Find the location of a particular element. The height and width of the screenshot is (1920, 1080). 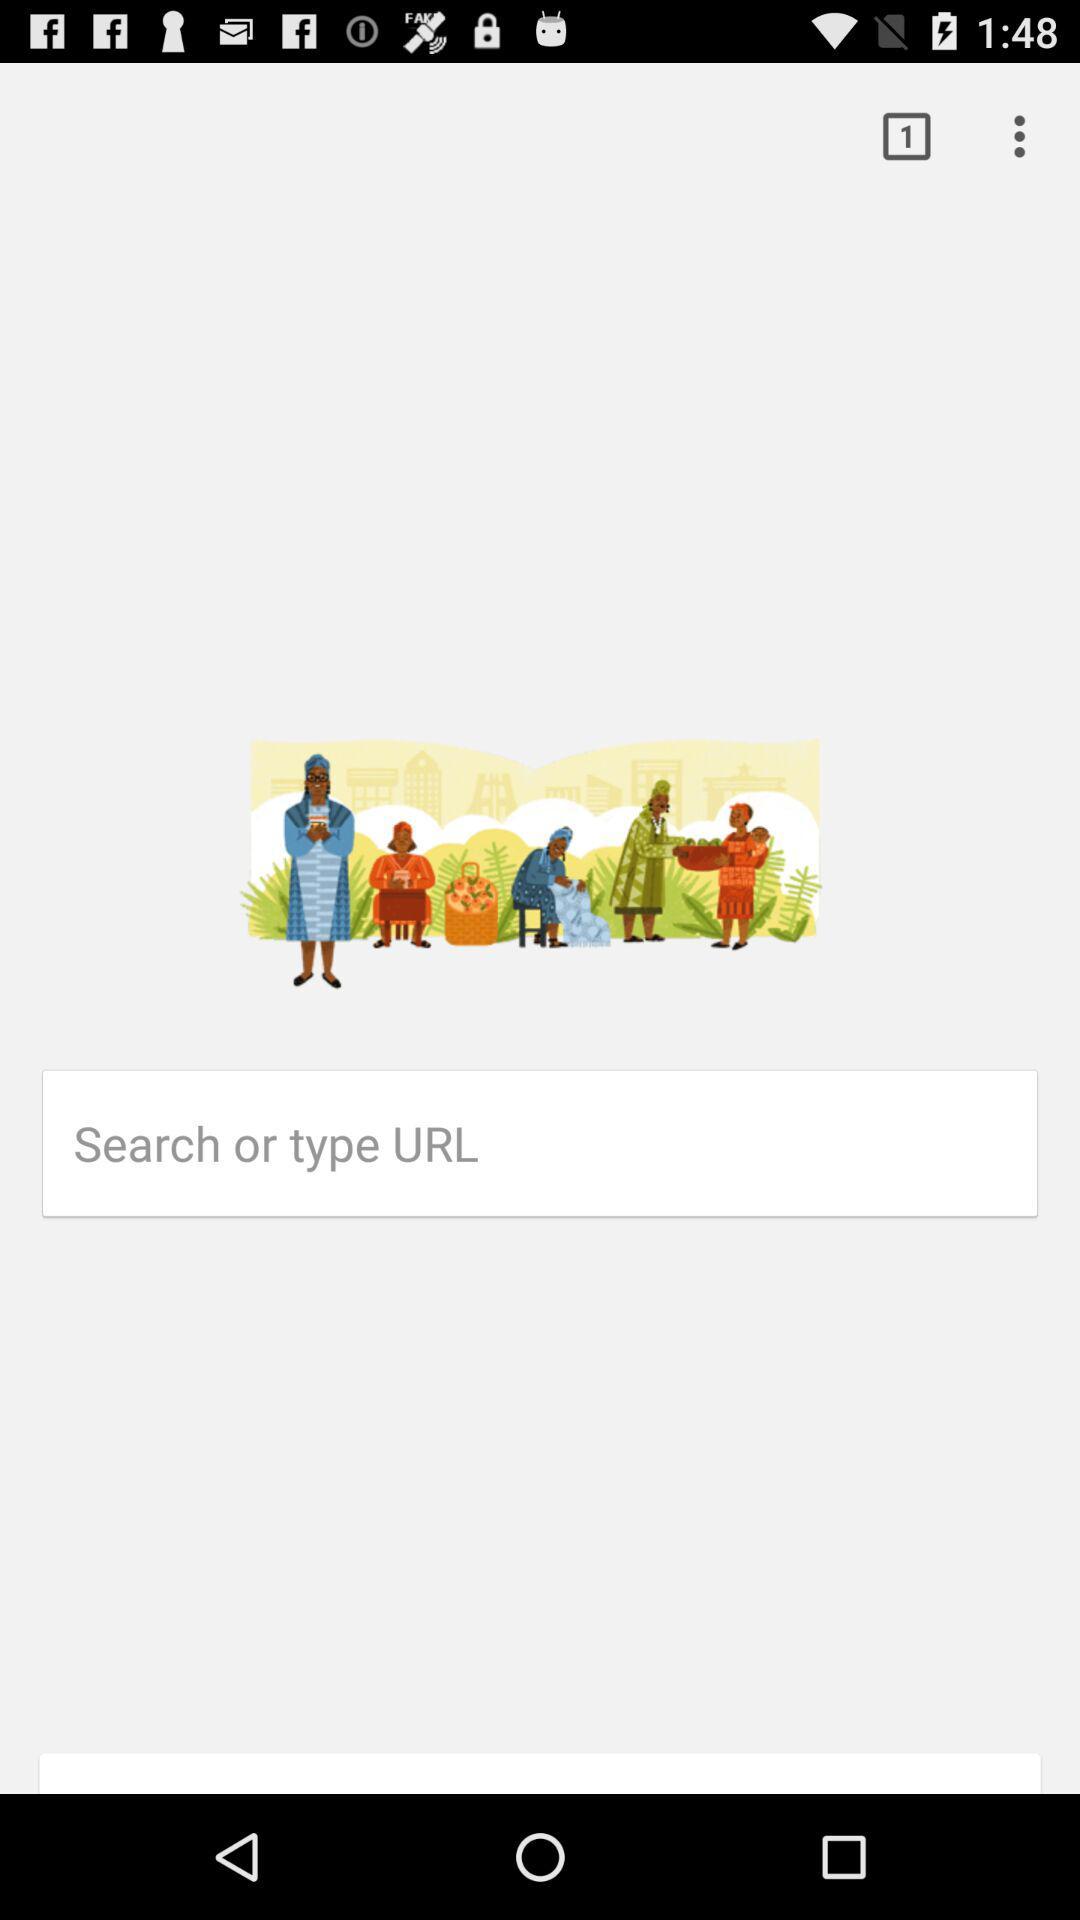

search criteria is located at coordinates (555, 1143).